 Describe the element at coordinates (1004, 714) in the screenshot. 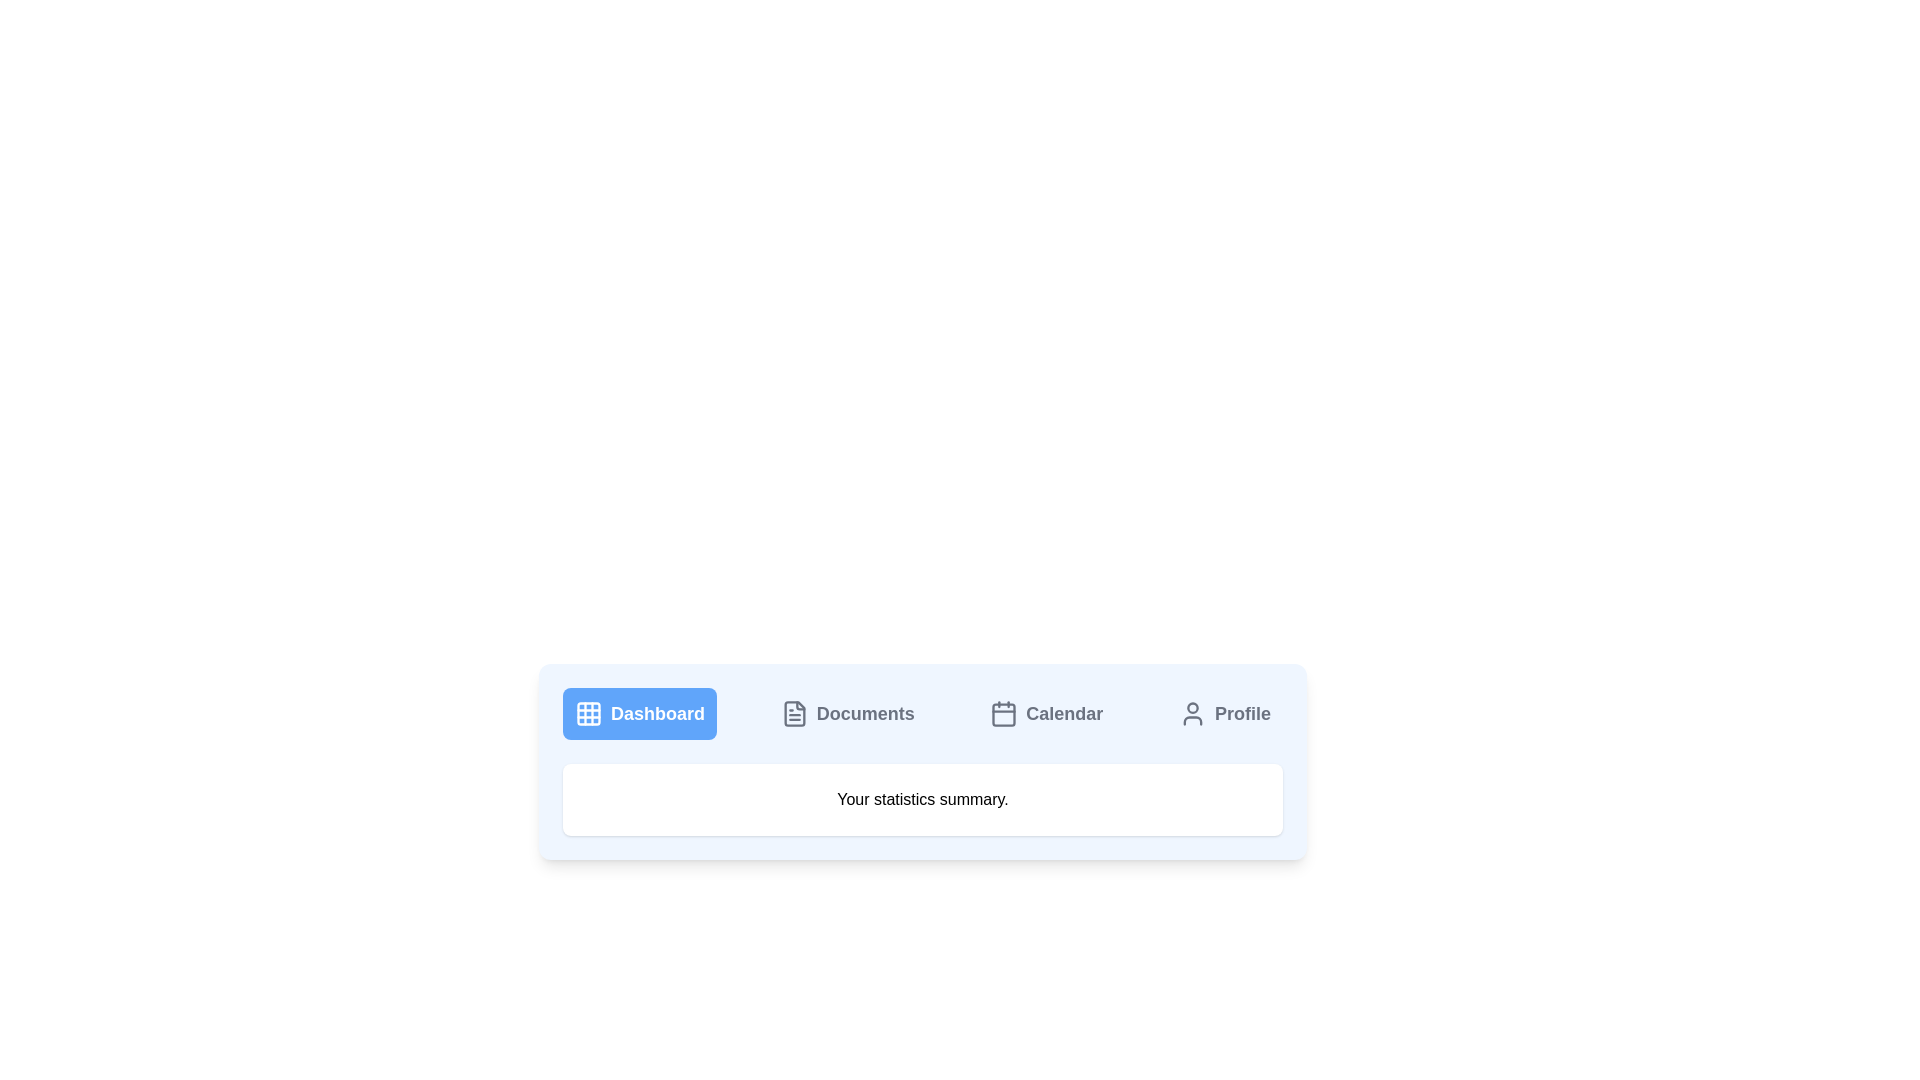

I see `the calendar icon element in the navigation bar, which is a rectangular graphical component with rounded corners and a light gray fill` at that location.